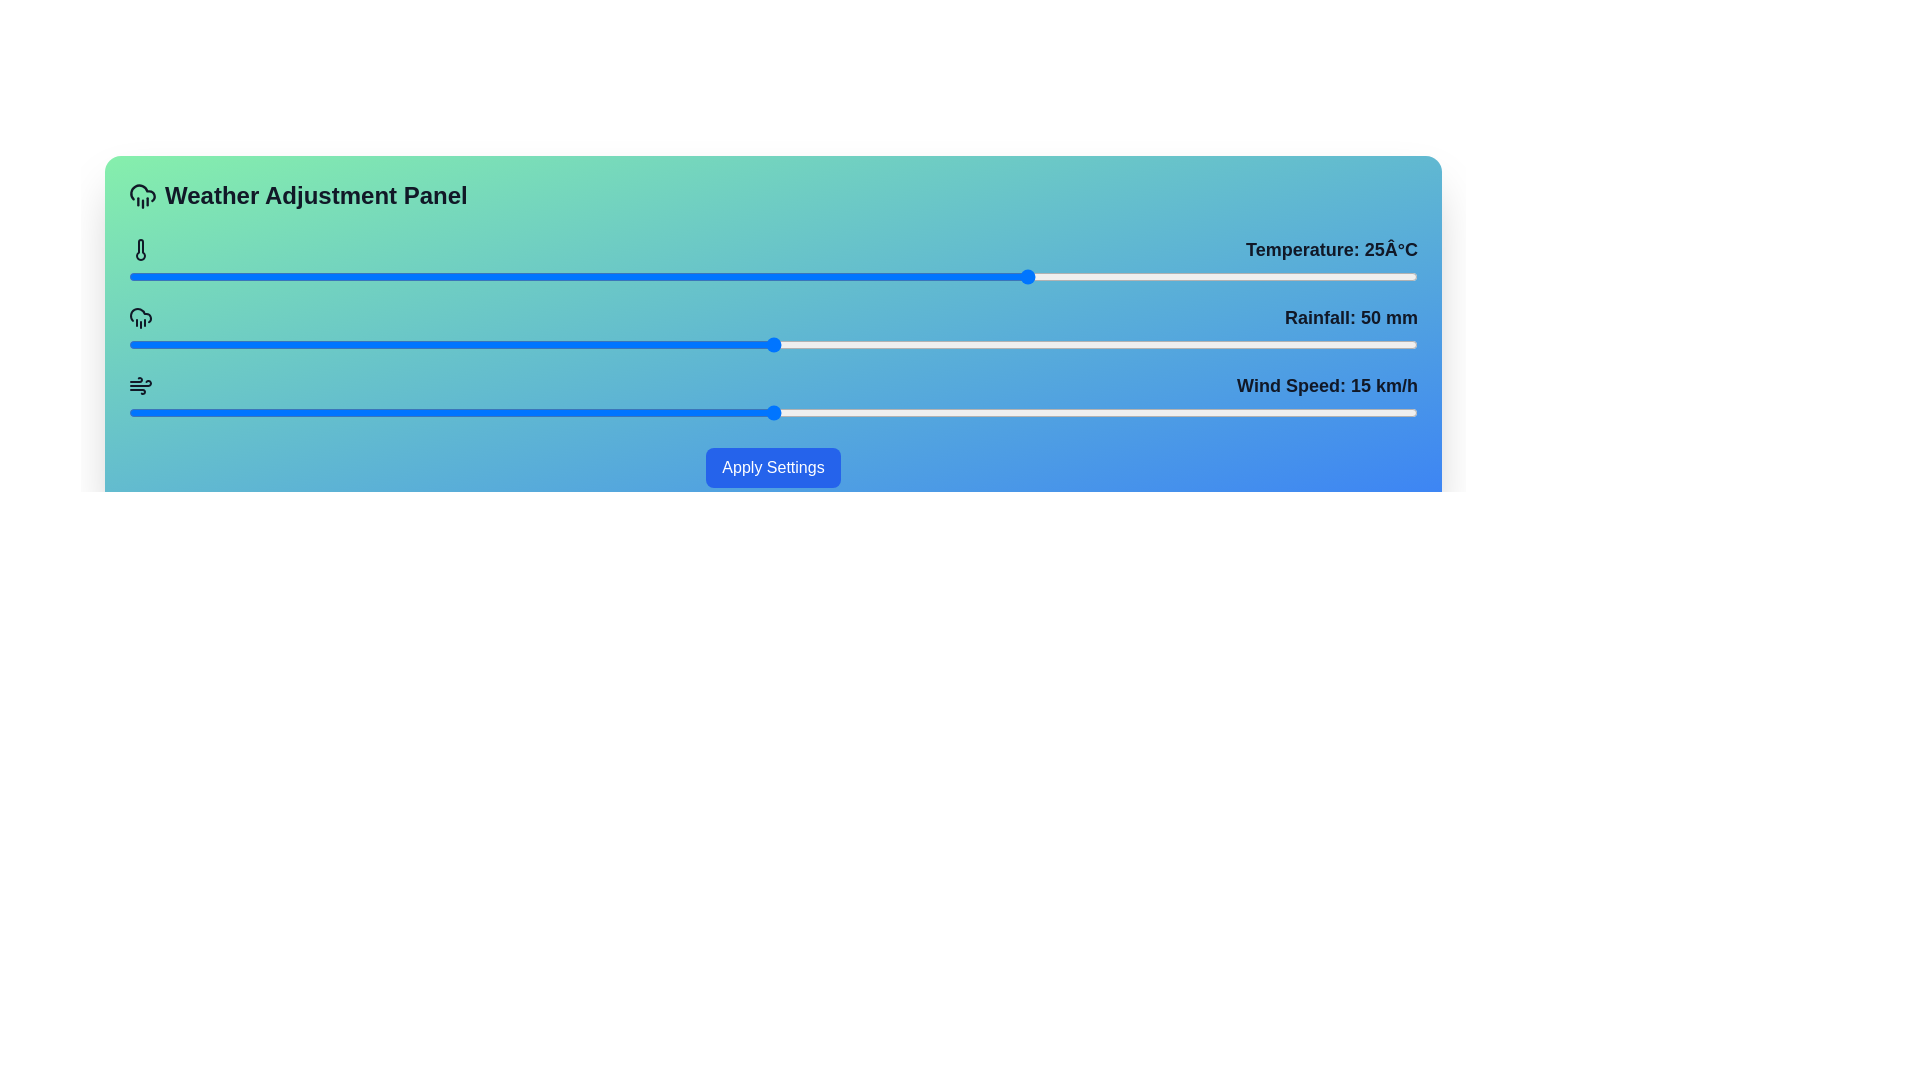 The height and width of the screenshot is (1080, 1920). Describe the element at coordinates (139, 315) in the screenshot. I see `the rainfall icon, which is part of a cloud and rain icon with a bold black outline, located in the second row of the weather adjustment panel` at that location.